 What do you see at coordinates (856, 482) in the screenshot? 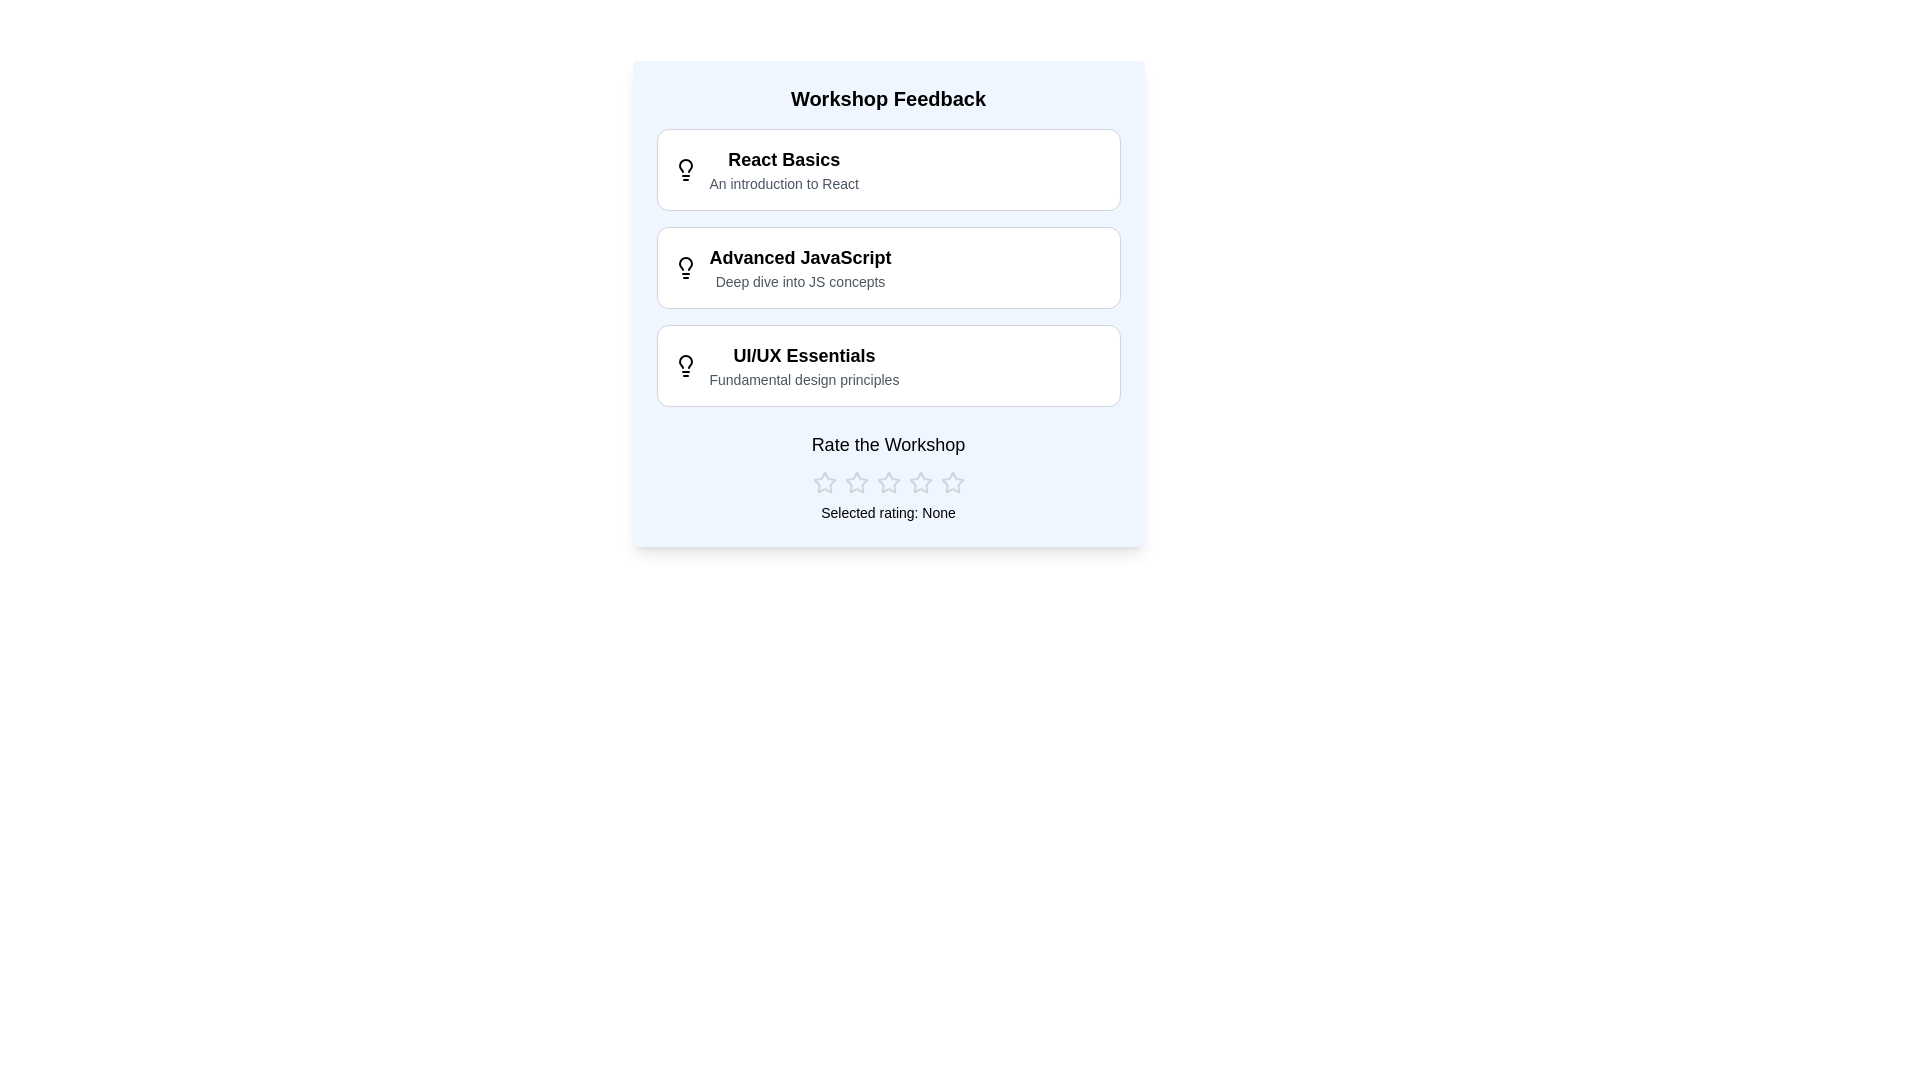
I see `the second star icon in the rating system` at bounding box center [856, 482].